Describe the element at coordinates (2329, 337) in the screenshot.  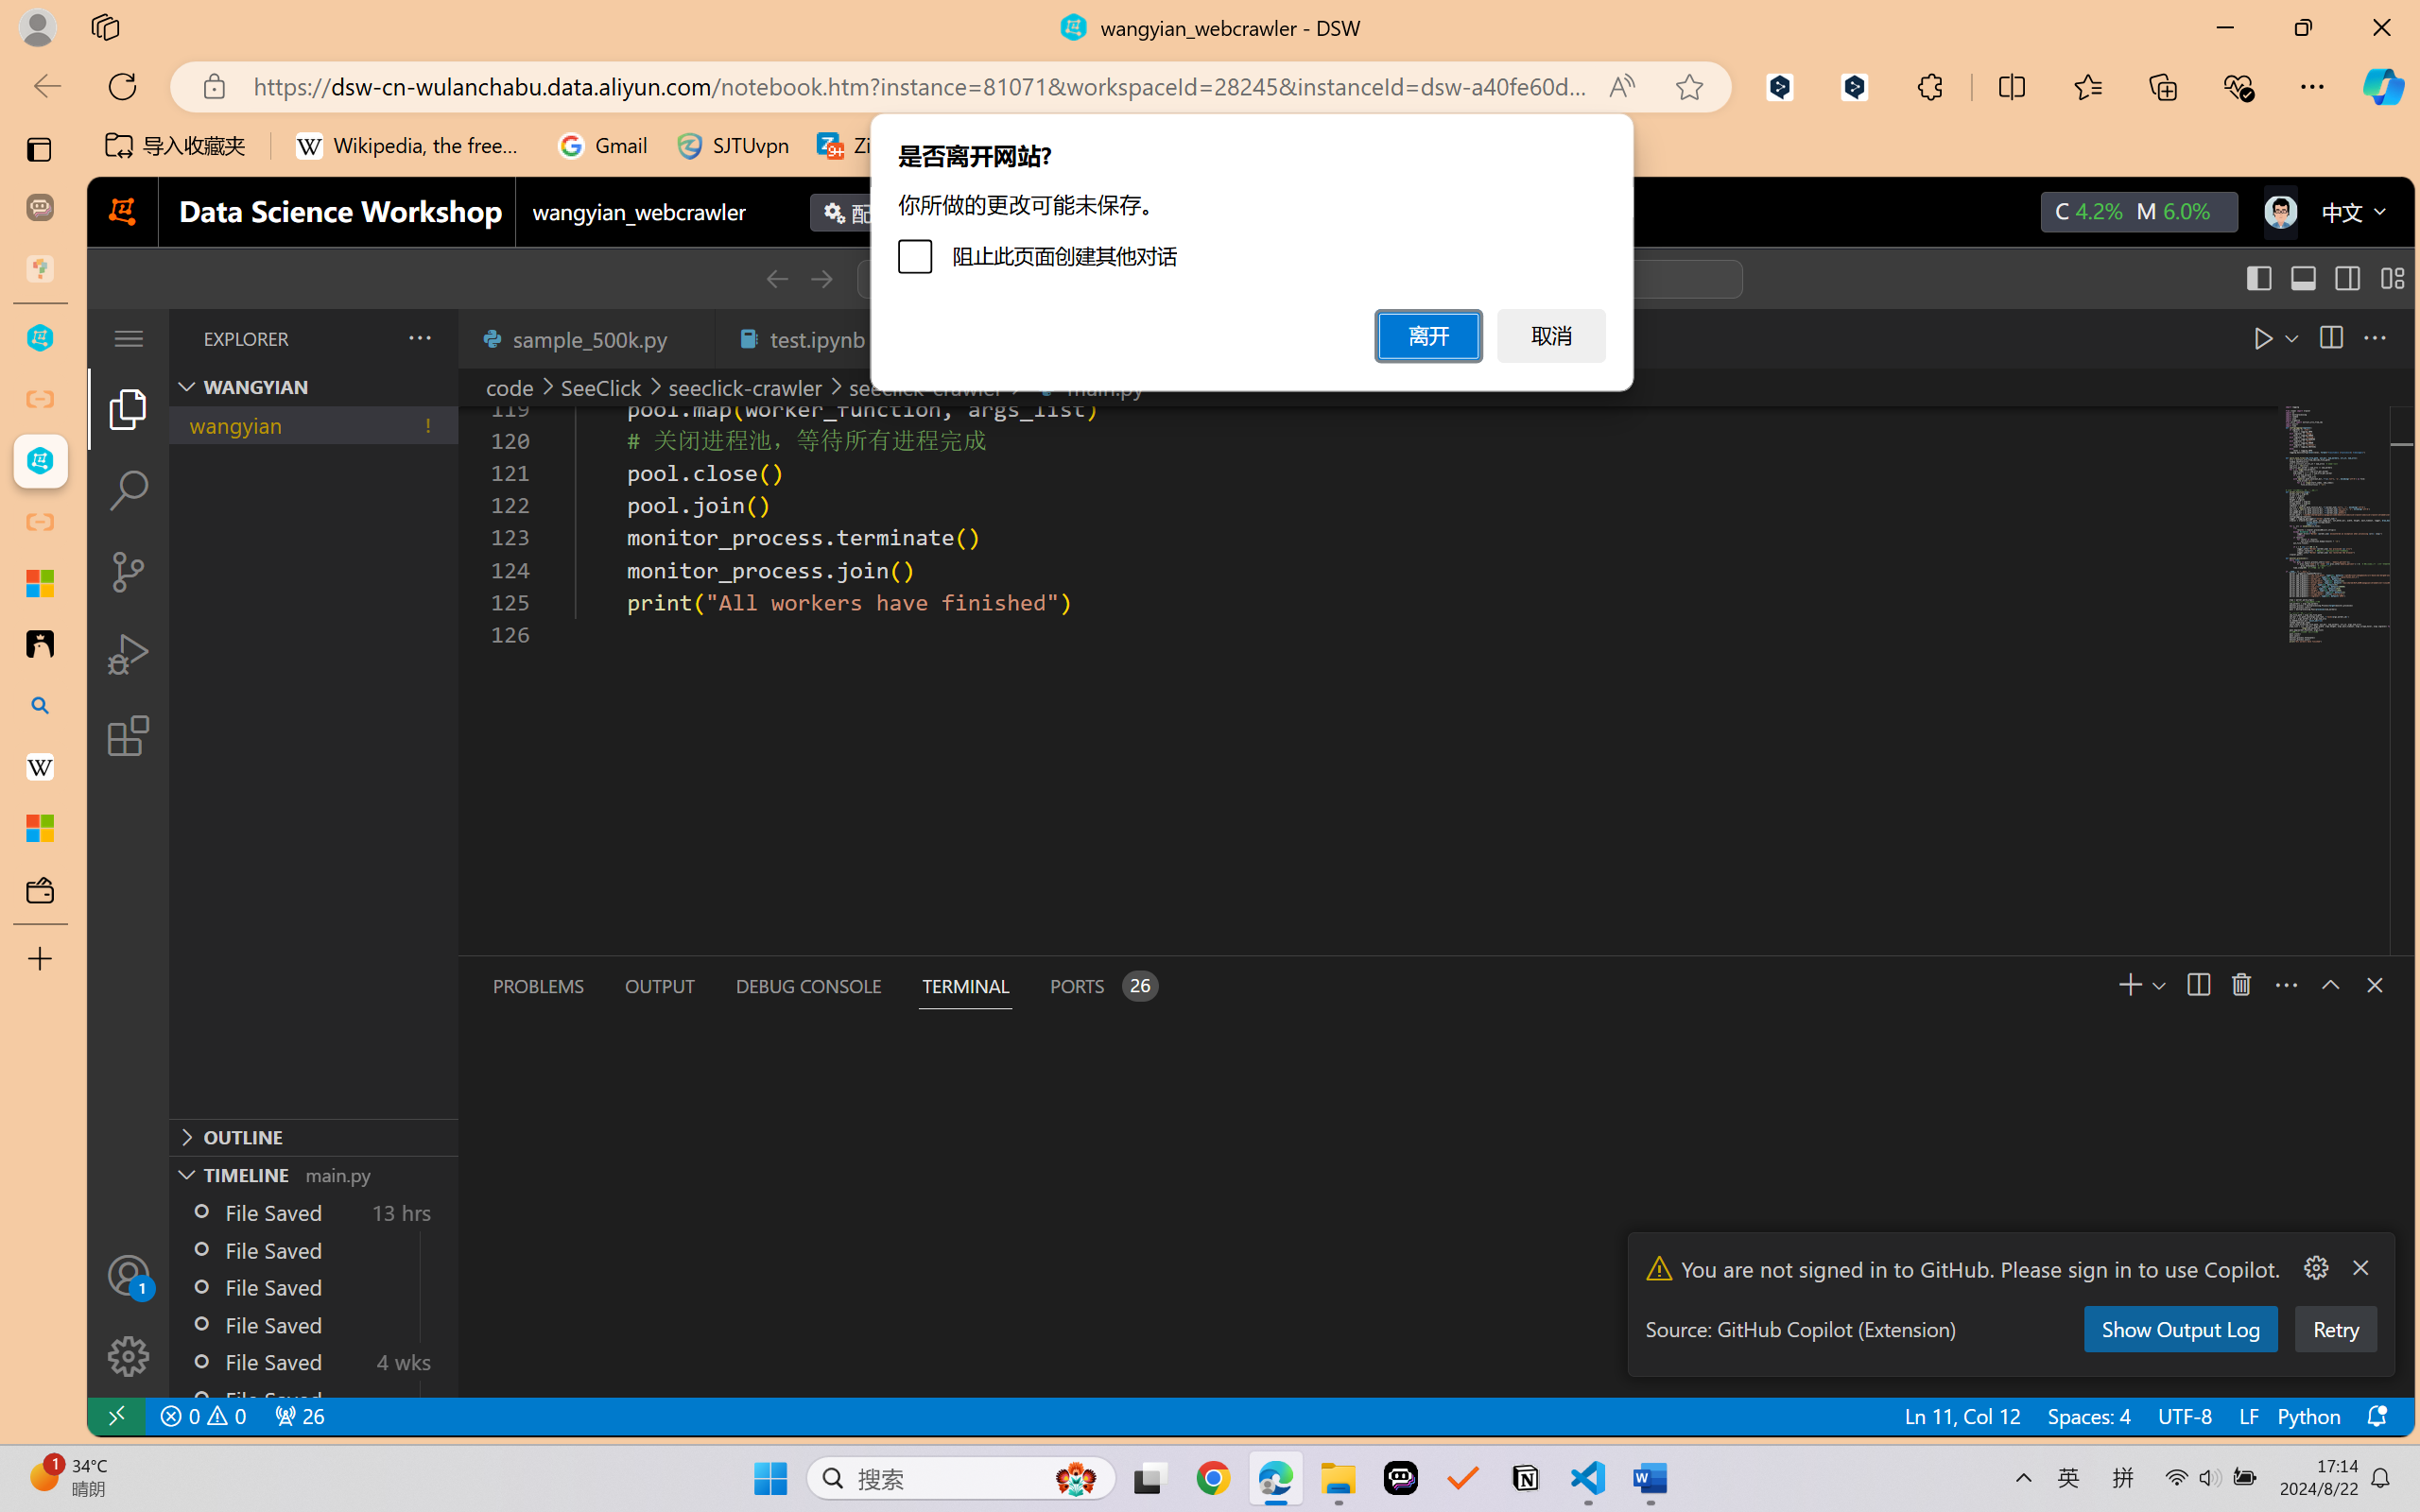
I see `'Split Editor Right (Ctrl+\) [Alt] Split Editor Down'` at that location.